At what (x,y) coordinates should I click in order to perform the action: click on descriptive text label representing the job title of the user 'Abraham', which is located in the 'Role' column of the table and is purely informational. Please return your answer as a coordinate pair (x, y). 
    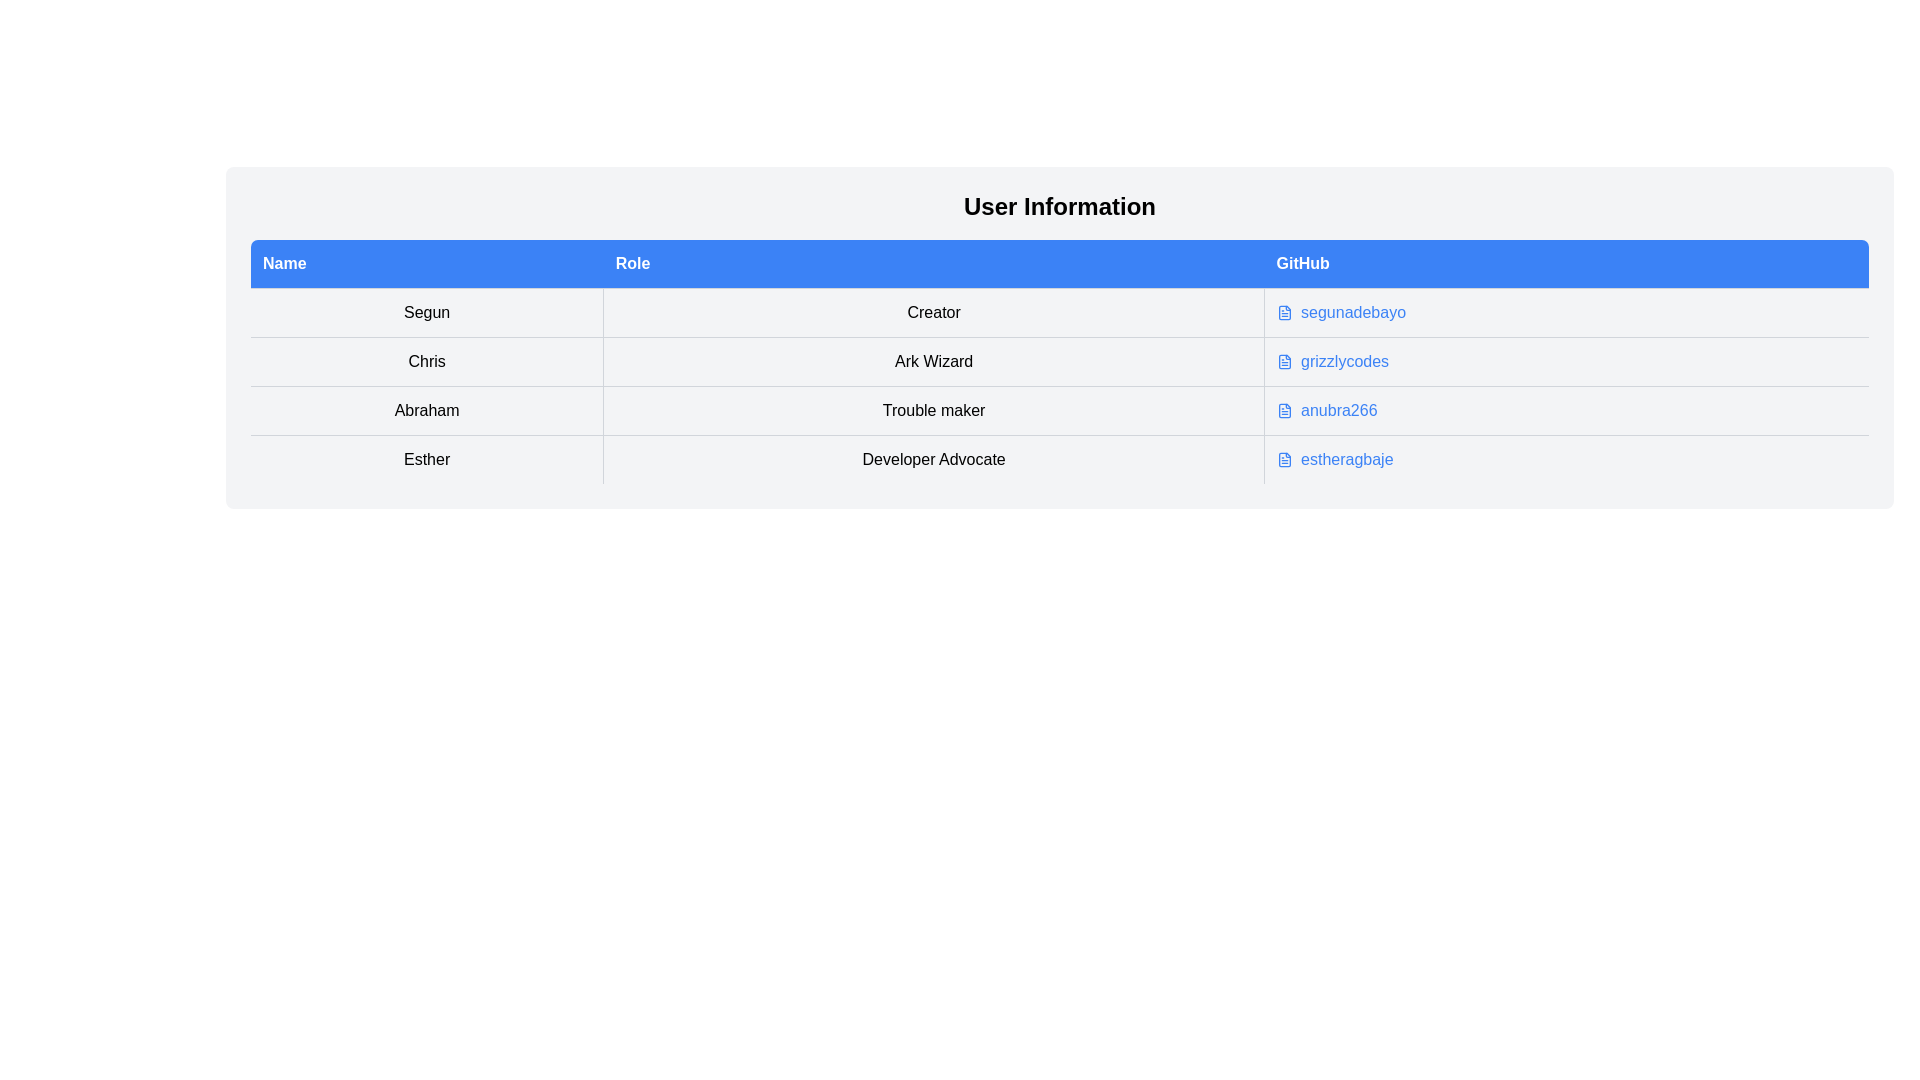
    Looking at the image, I should click on (933, 410).